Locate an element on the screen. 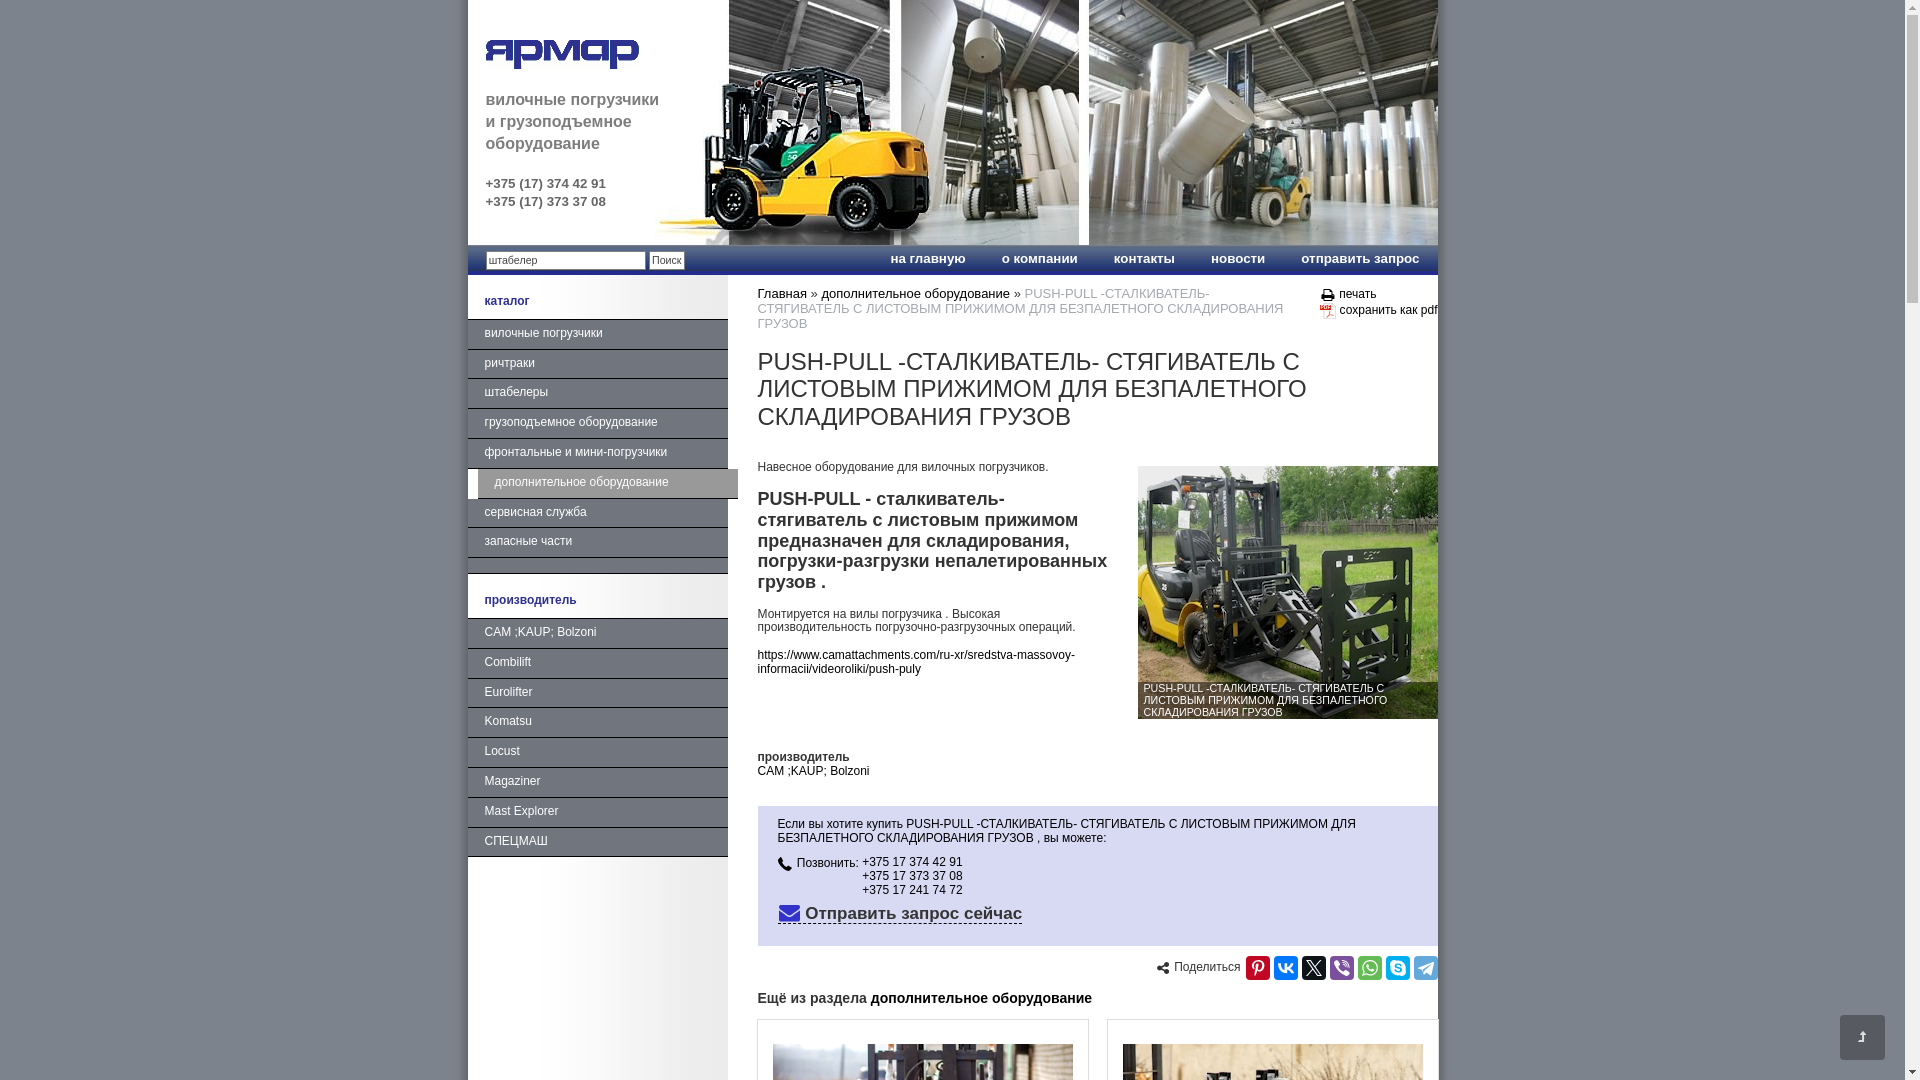  '+375 17 241 74 72' is located at coordinates (911, 889).